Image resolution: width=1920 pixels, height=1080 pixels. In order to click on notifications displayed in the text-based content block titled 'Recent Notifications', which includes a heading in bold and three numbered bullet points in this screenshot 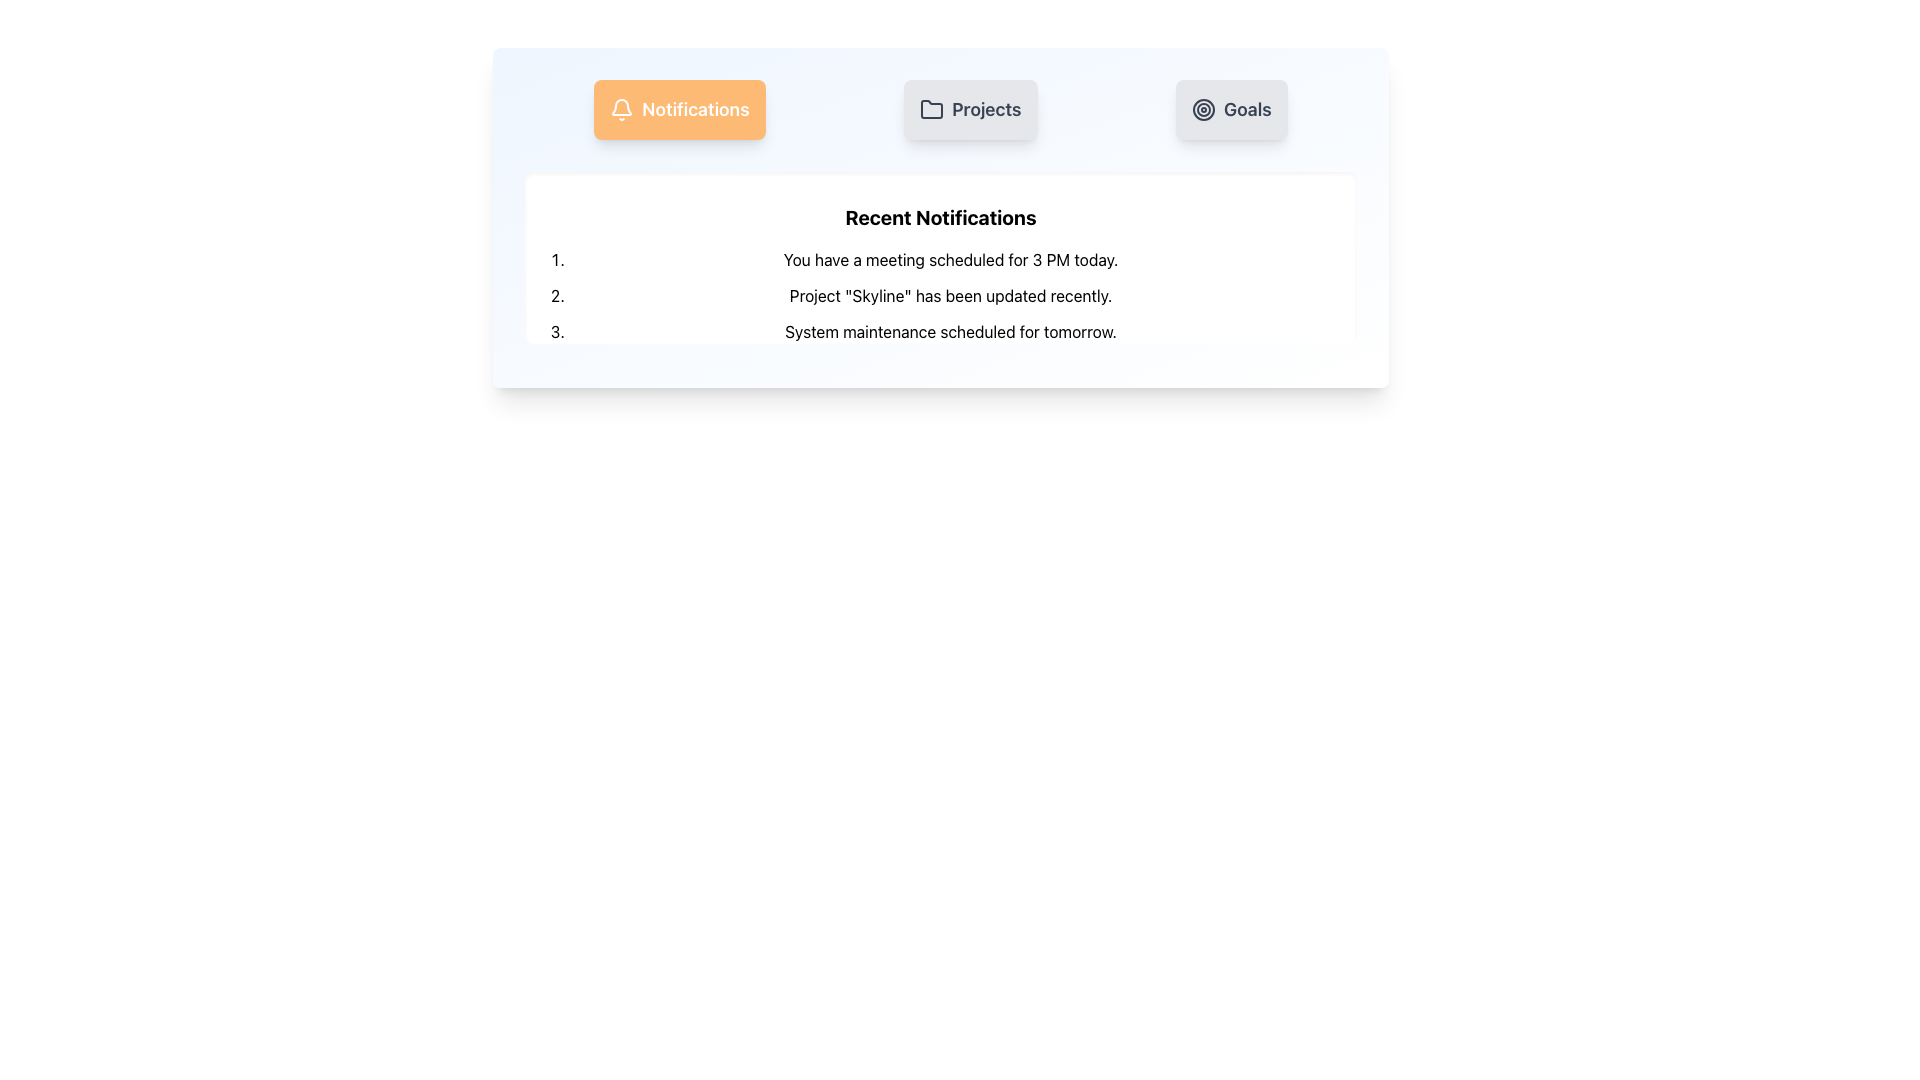, I will do `click(939, 273)`.